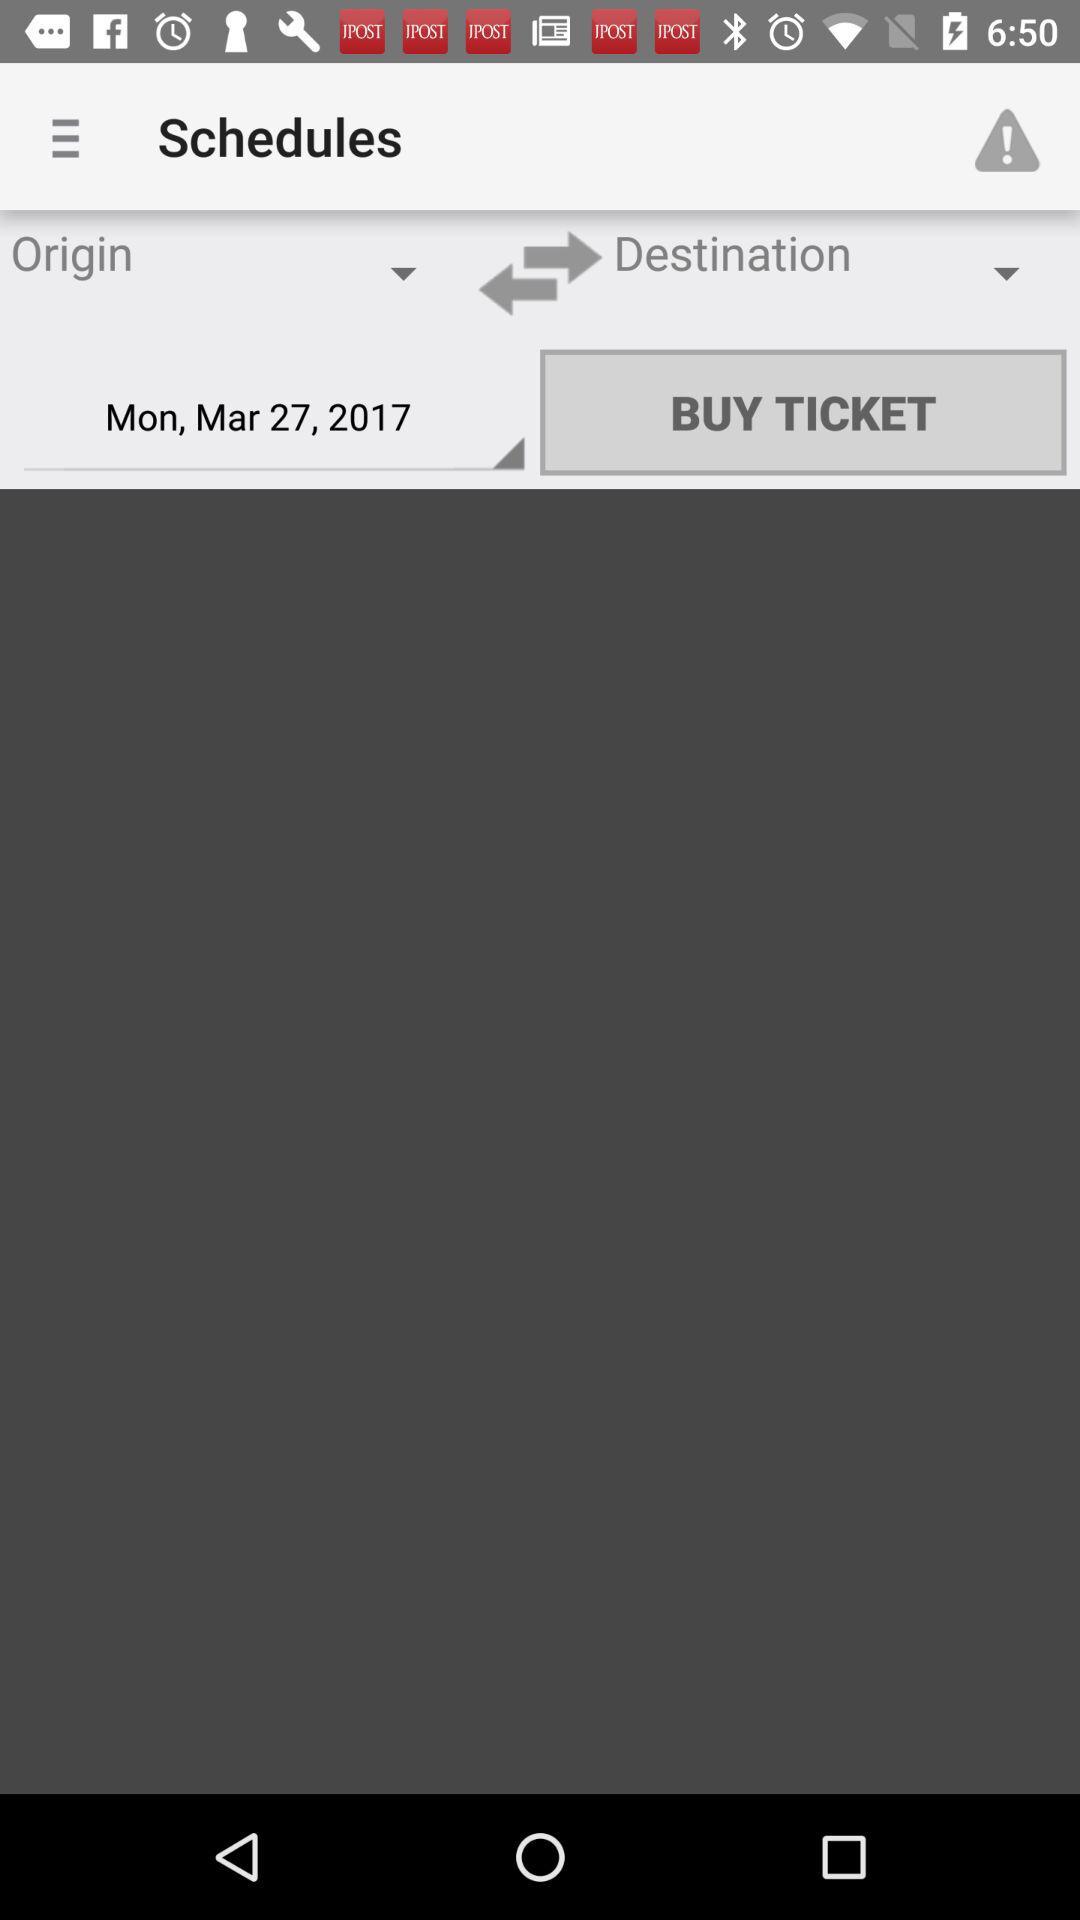 The width and height of the screenshot is (1080, 1920). What do you see at coordinates (802, 411) in the screenshot?
I see `icon to the right of the mon mar 27 item` at bounding box center [802, 411].